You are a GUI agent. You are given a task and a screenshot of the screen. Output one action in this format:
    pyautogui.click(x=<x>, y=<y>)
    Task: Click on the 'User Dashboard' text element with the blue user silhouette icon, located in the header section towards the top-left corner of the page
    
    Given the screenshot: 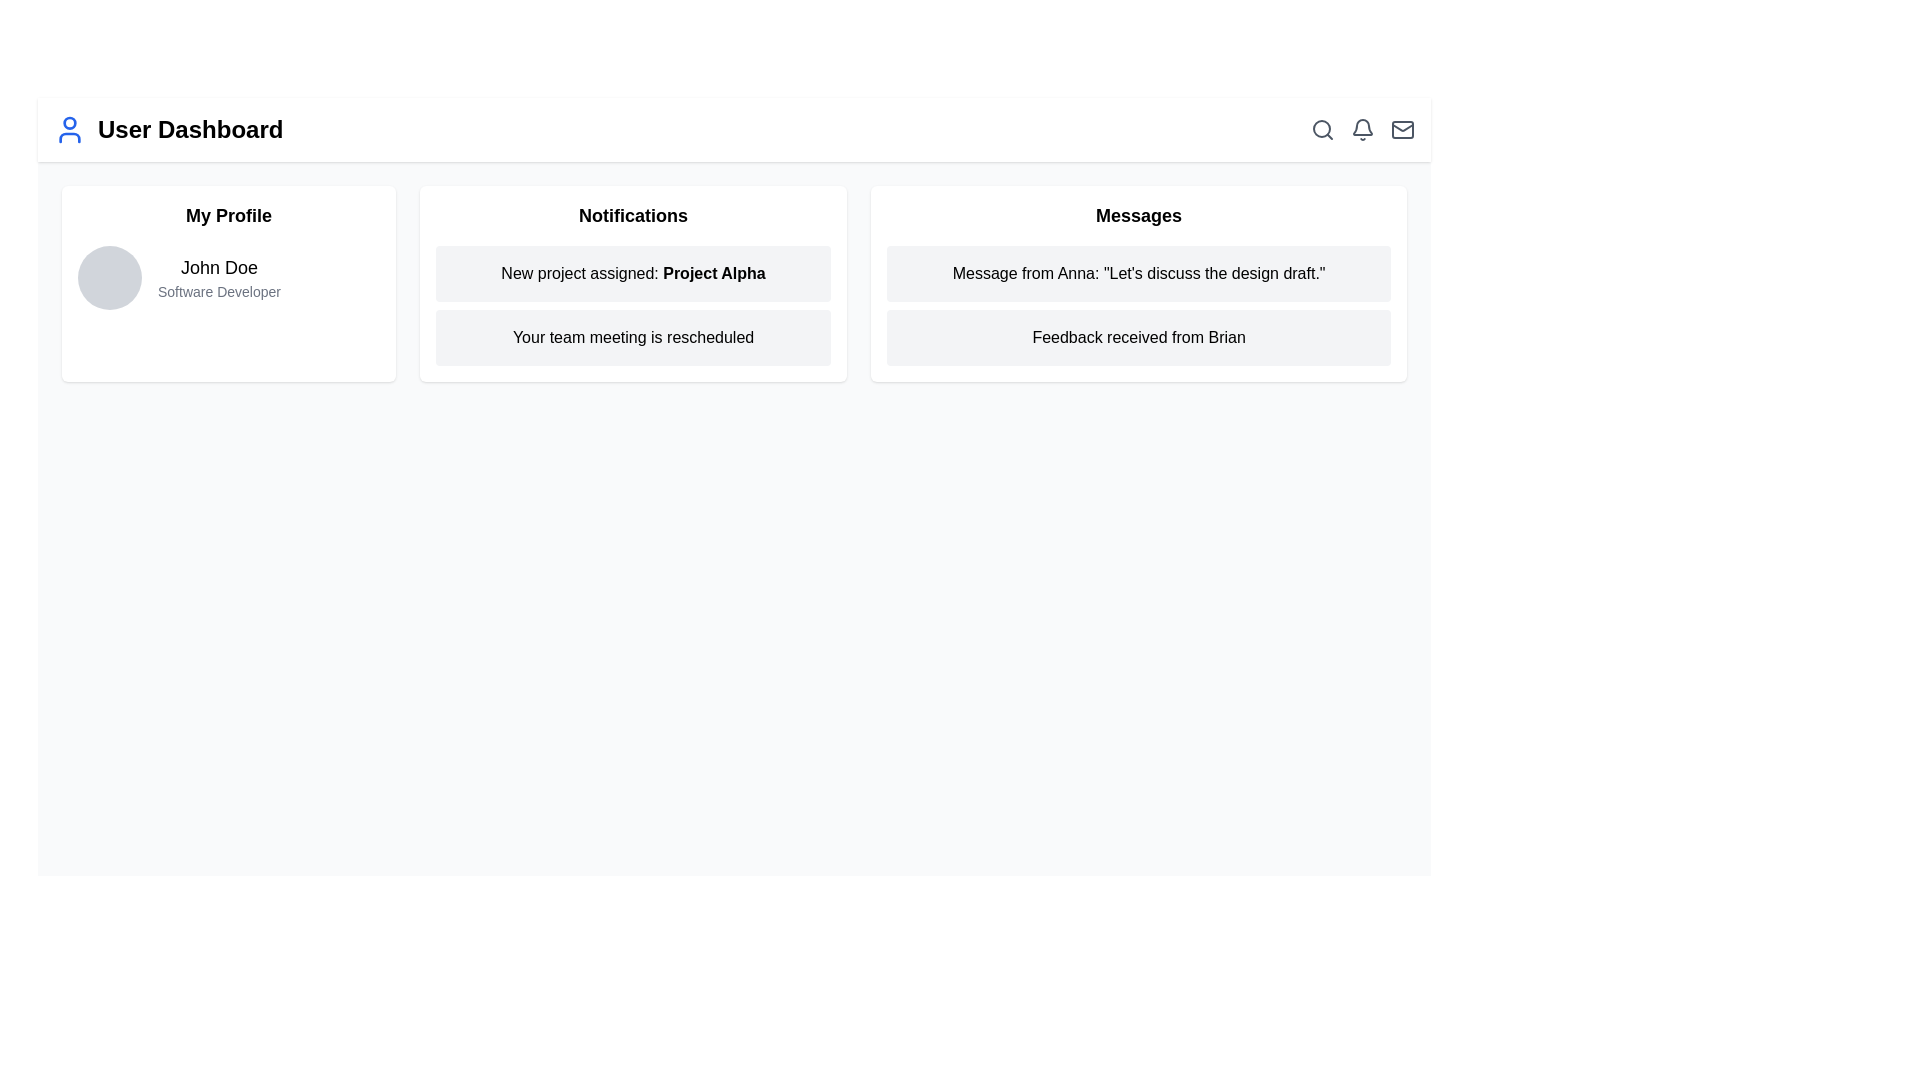 What is the action you would take?
    pyautogui.click(x=168, y=130)
    